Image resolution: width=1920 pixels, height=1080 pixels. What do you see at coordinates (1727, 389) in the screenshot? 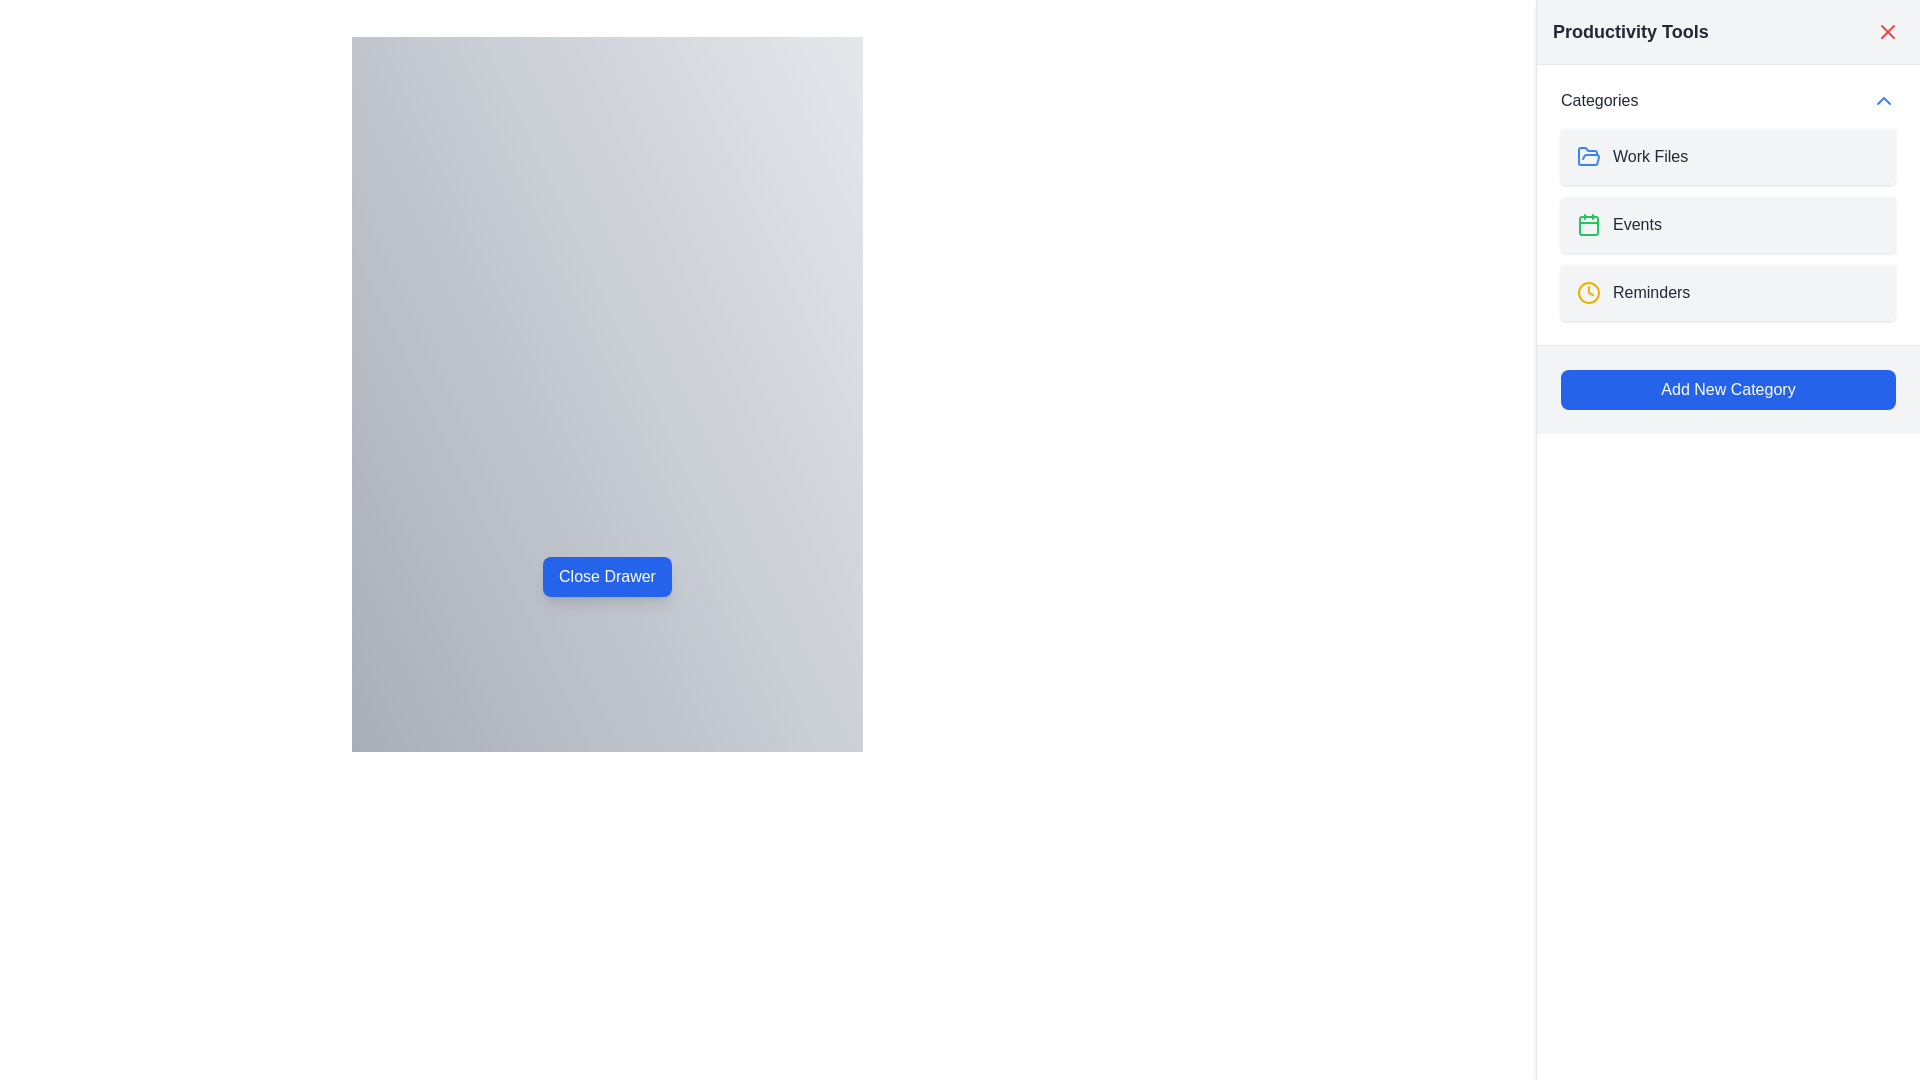
I see `the button that allows users to add a new category in the 'Productivity Tools' section` at bounding box center [1727, 389].